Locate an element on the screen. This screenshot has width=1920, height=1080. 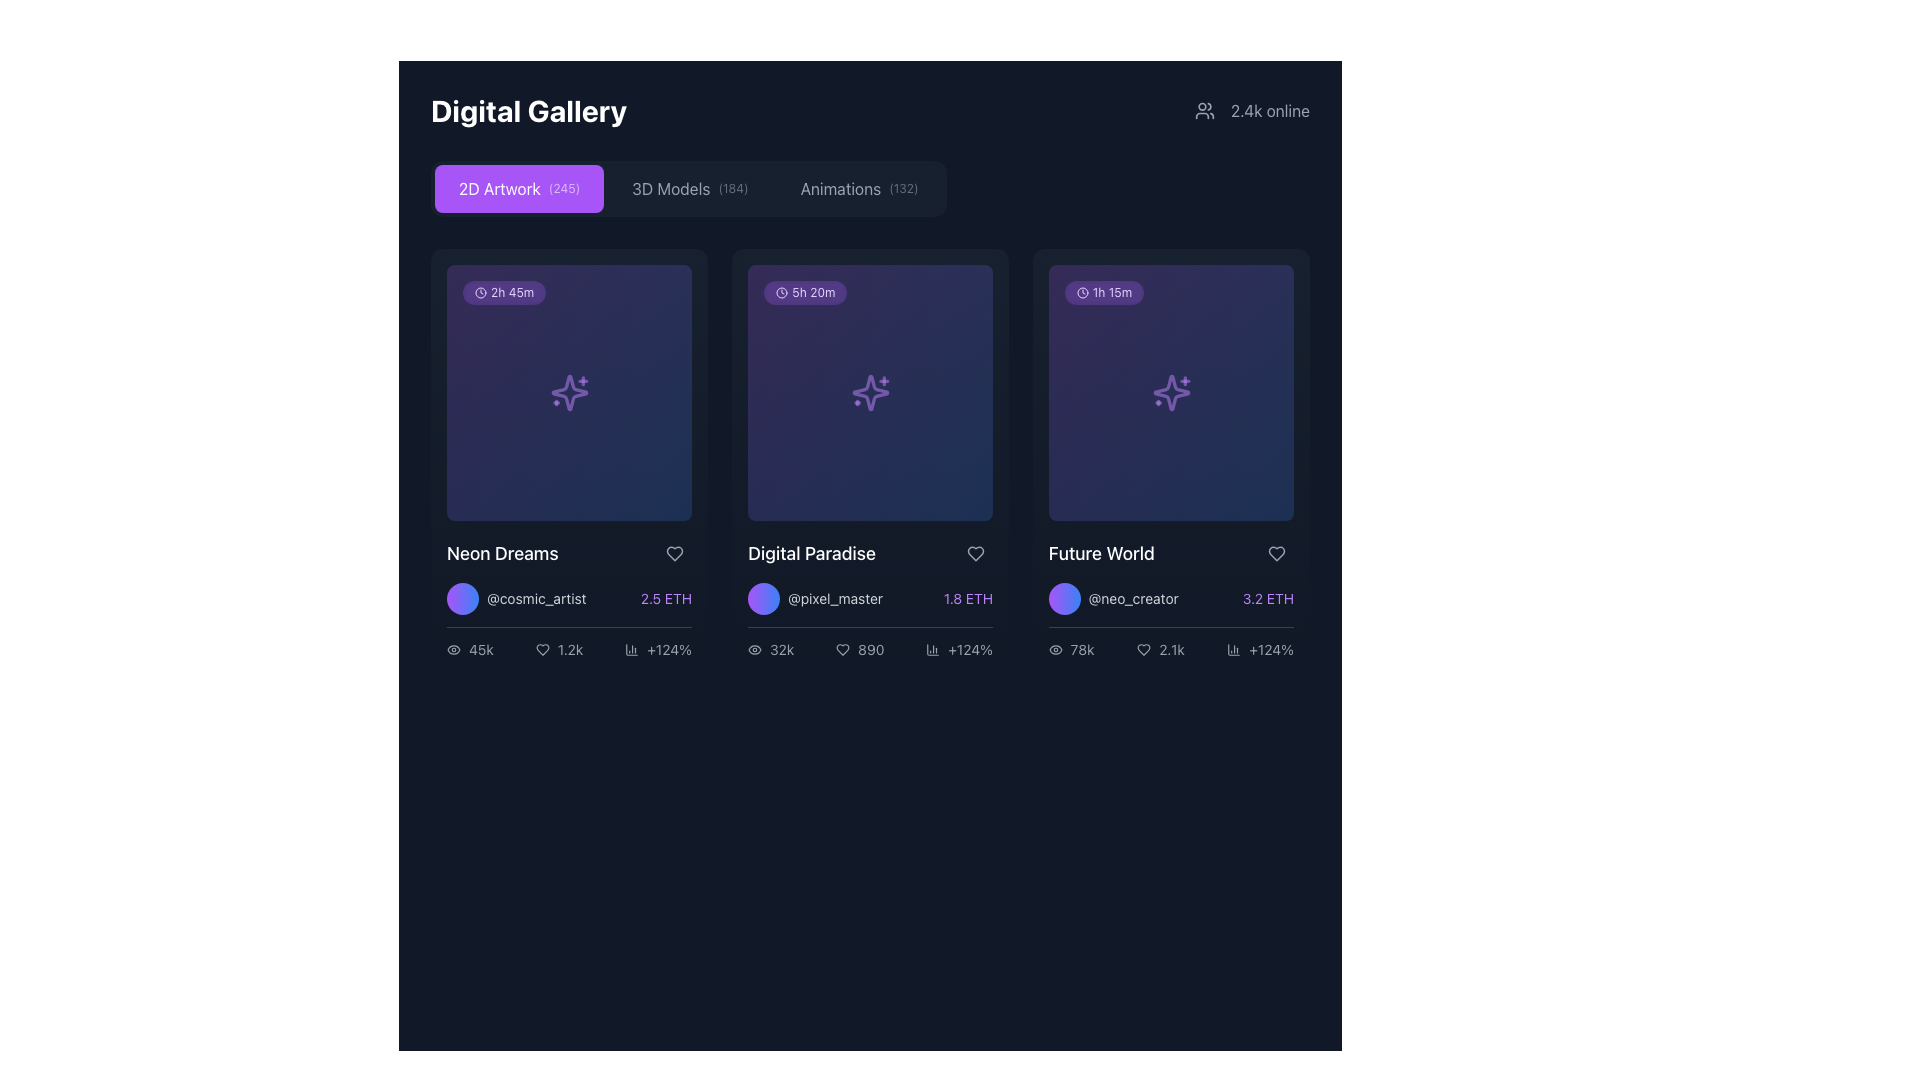
the user avatar representing the '@cosmic_artist' account, located to the left of the text within a horizontally laid-out list is located at coordinates (461, 597).